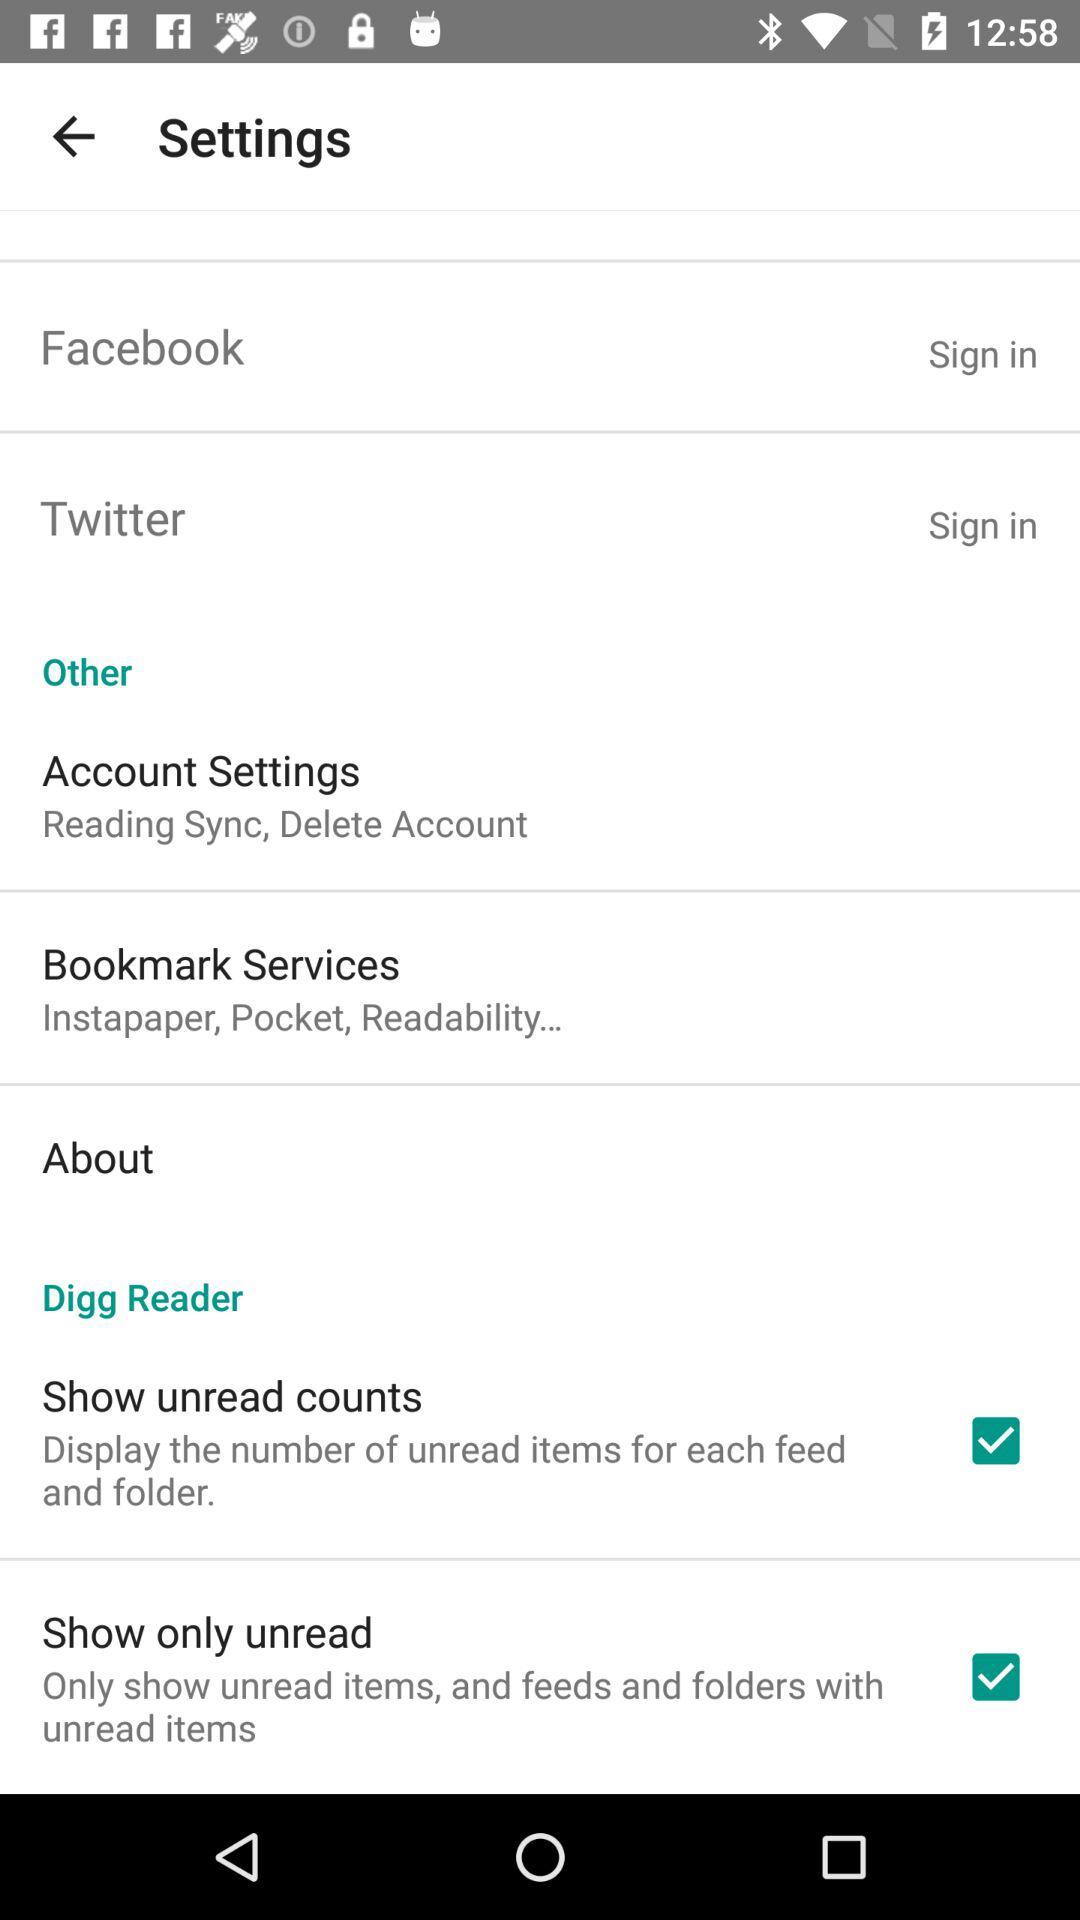 This screenshot has height=1920, width=1080. I want to click on about item, so click(97, 1156).